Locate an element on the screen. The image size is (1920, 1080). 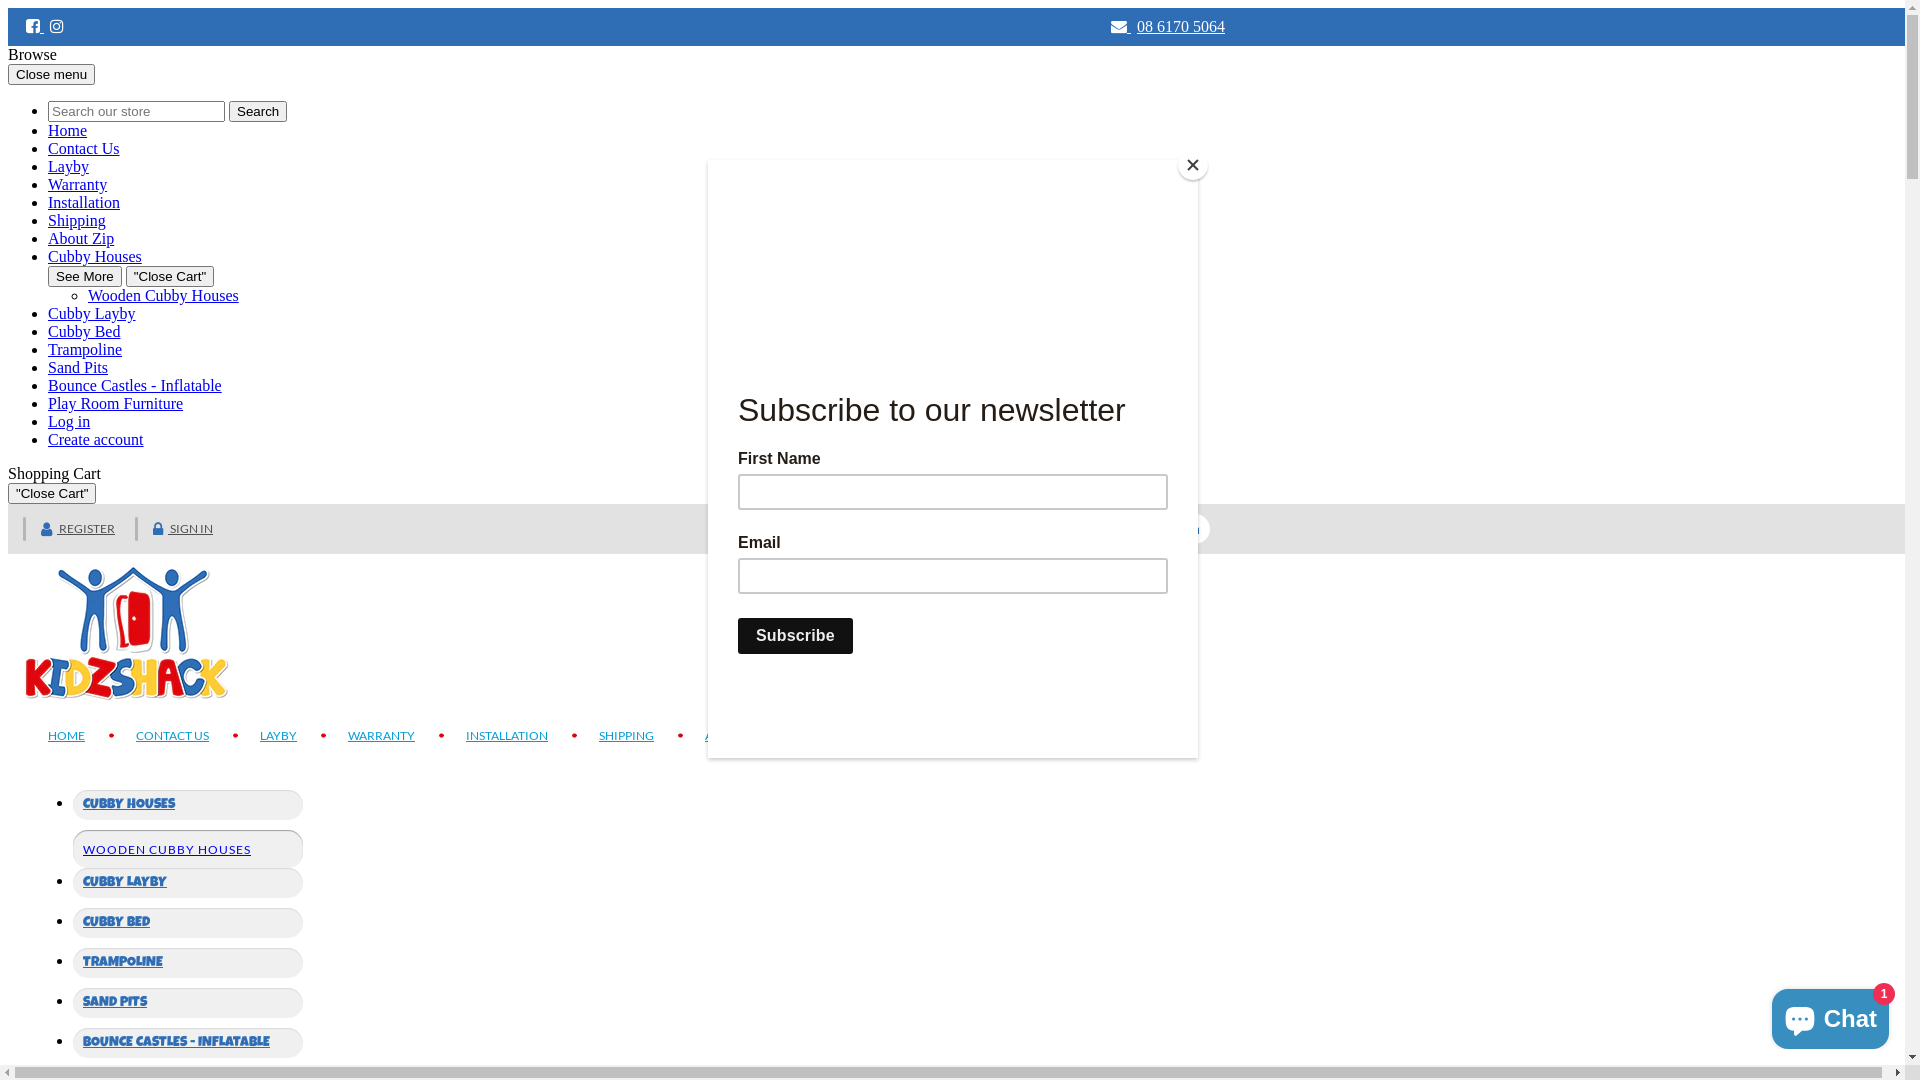
'TRAMPOLINE' is located at coordinates (187, 962).